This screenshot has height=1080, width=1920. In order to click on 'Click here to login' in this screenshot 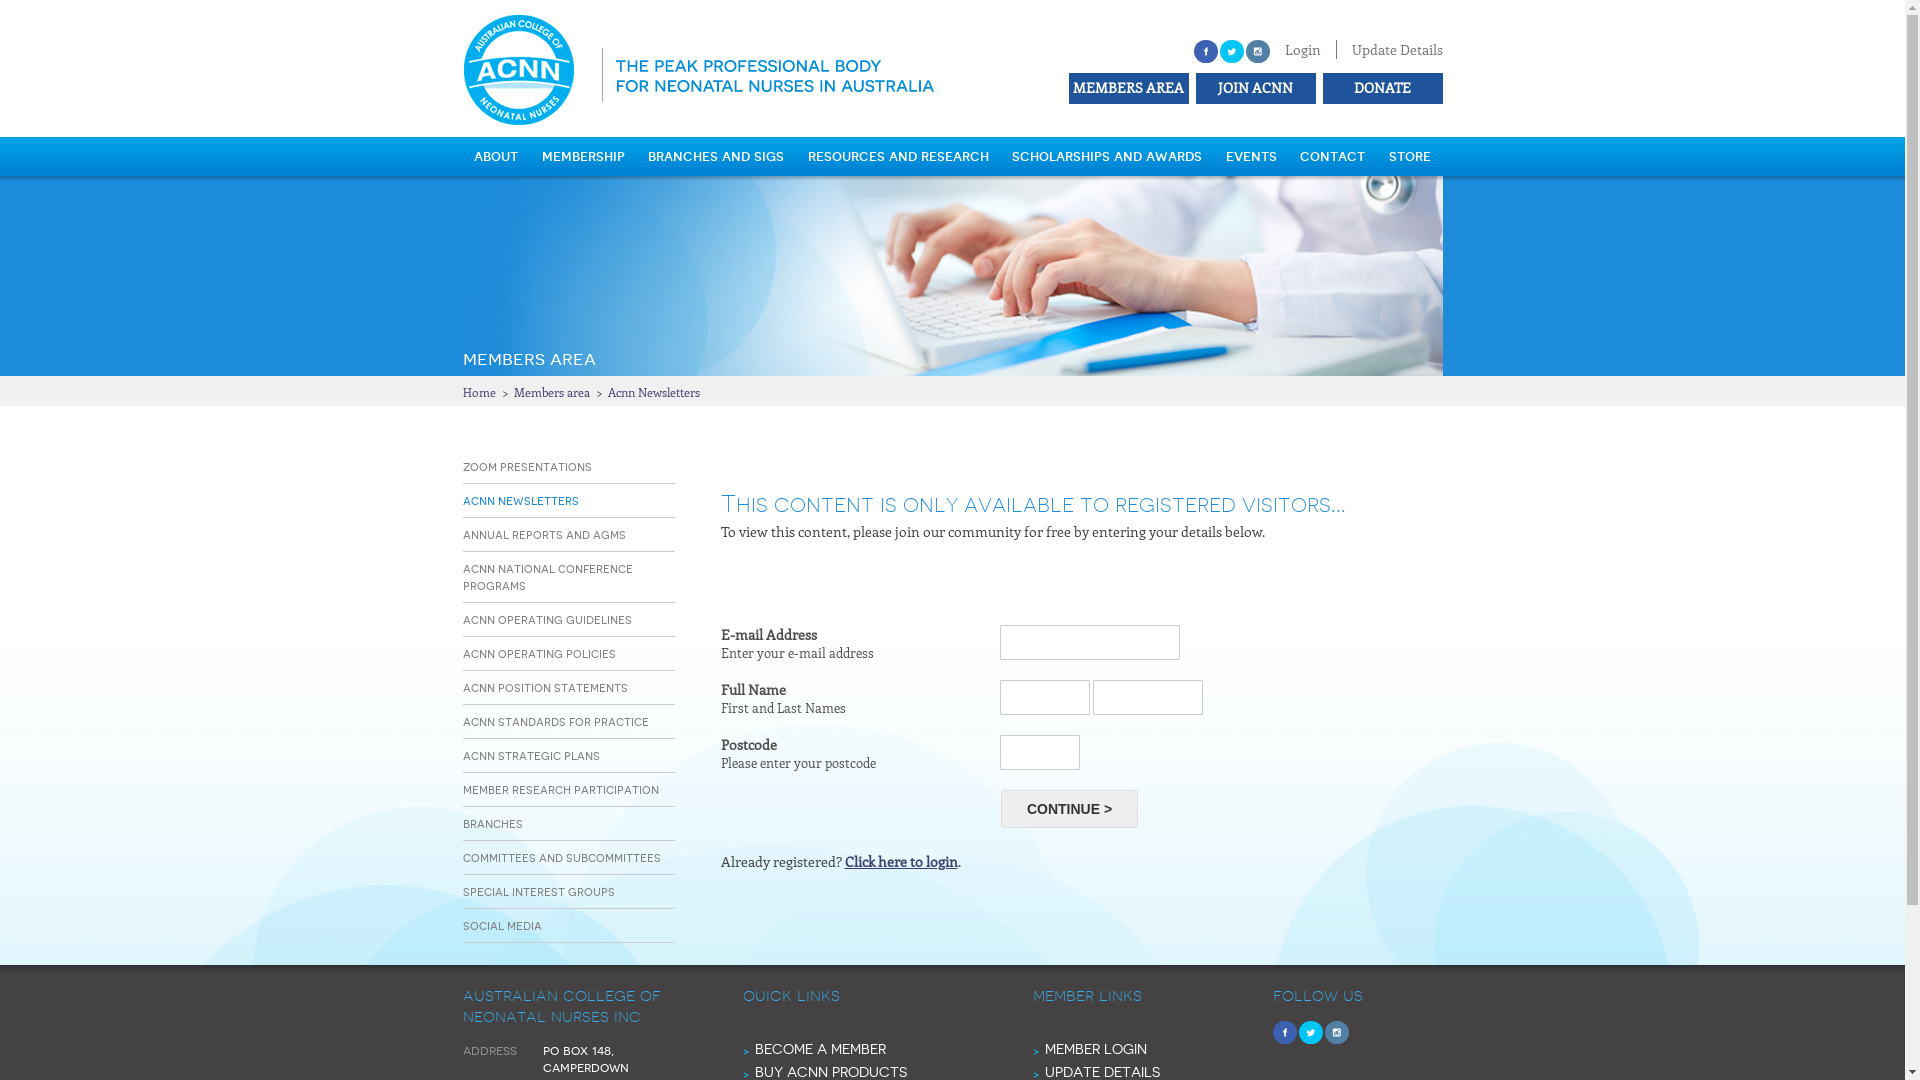, I will do `click(899, 860)`.